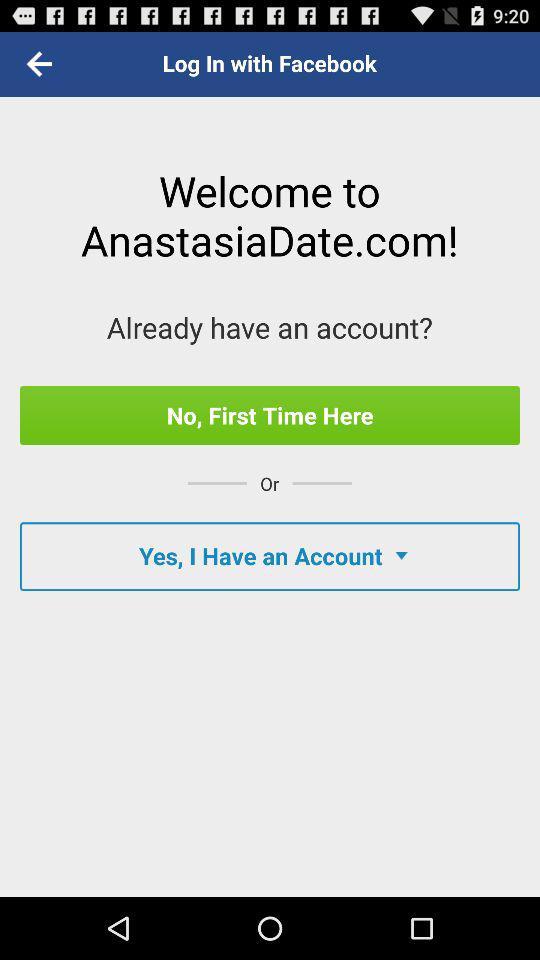 The image size is (540, 960). Describe the element at coordinates (270, 414) in the screenshot. I see `app above the or icon` at that location.